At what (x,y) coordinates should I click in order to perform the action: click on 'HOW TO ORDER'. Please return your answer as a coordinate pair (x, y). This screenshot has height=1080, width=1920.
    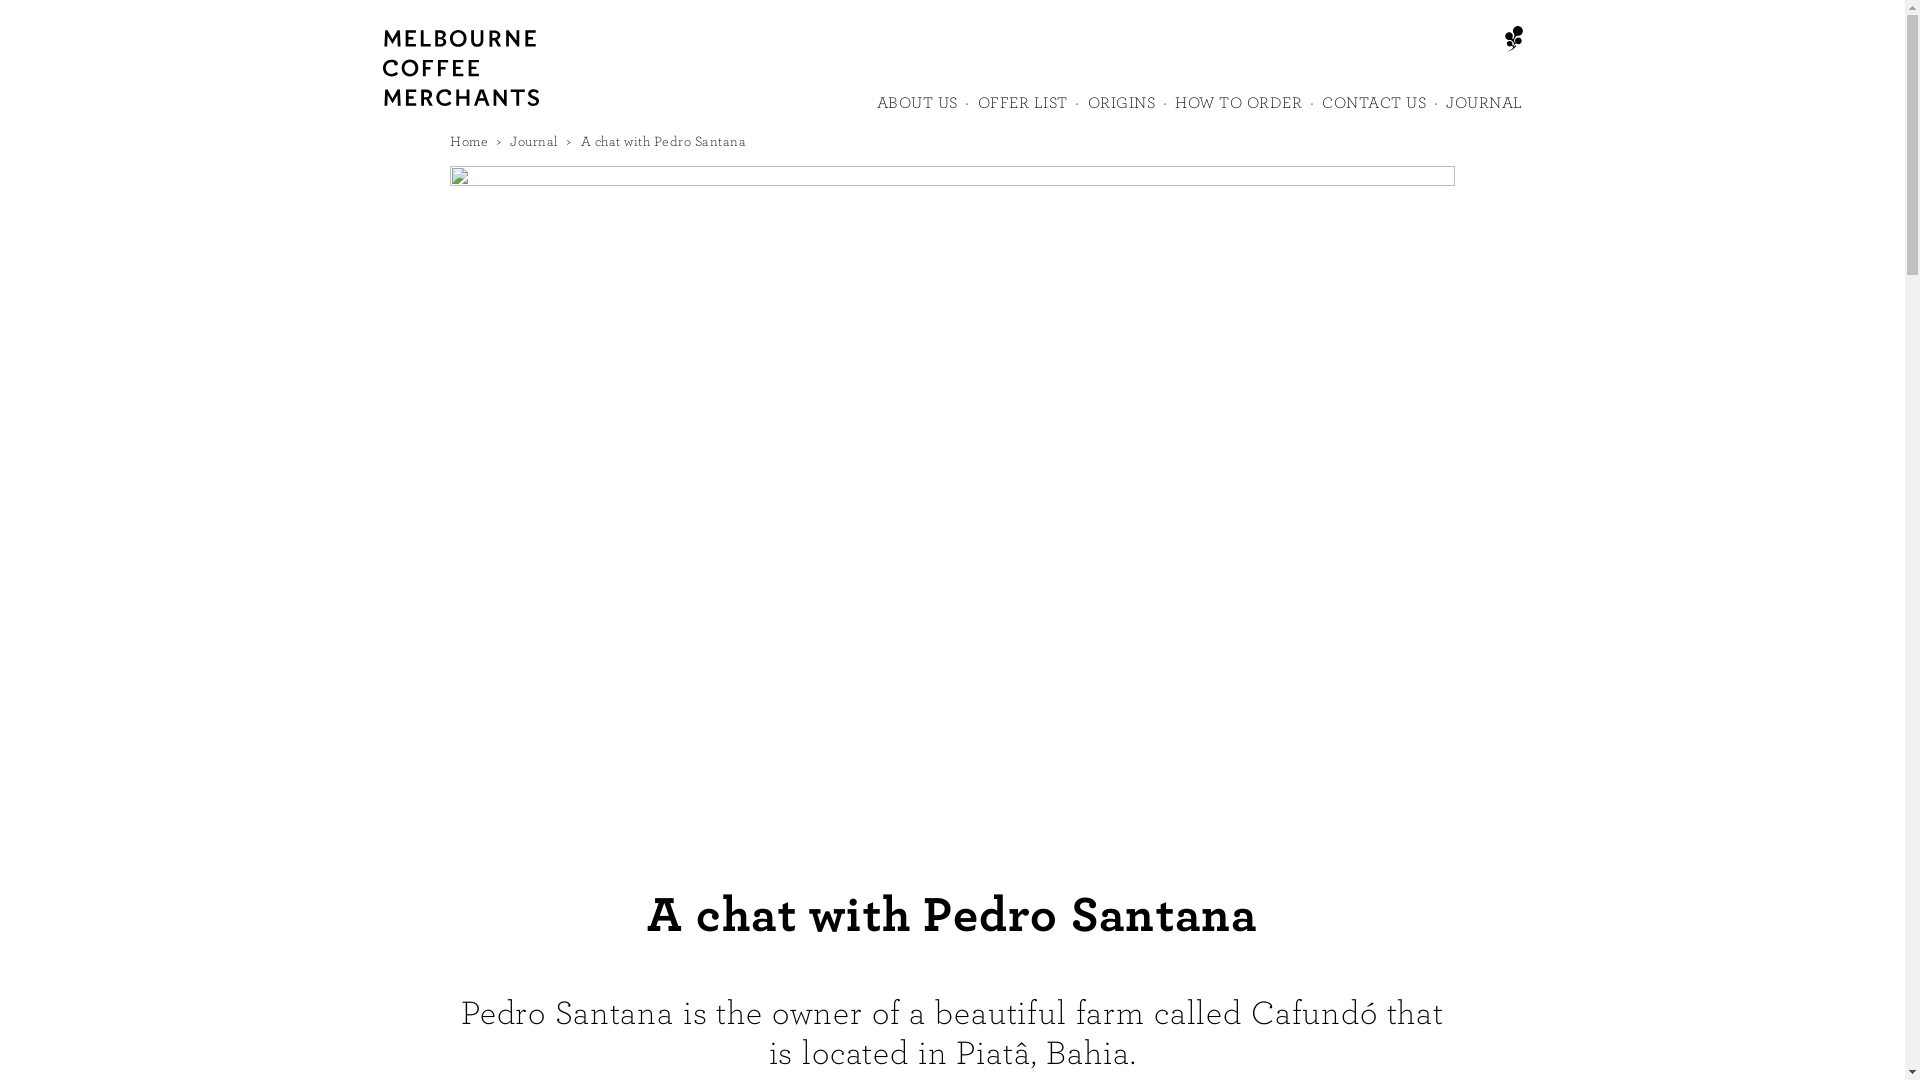
    Looking at the image, I should click on (1237, 111).